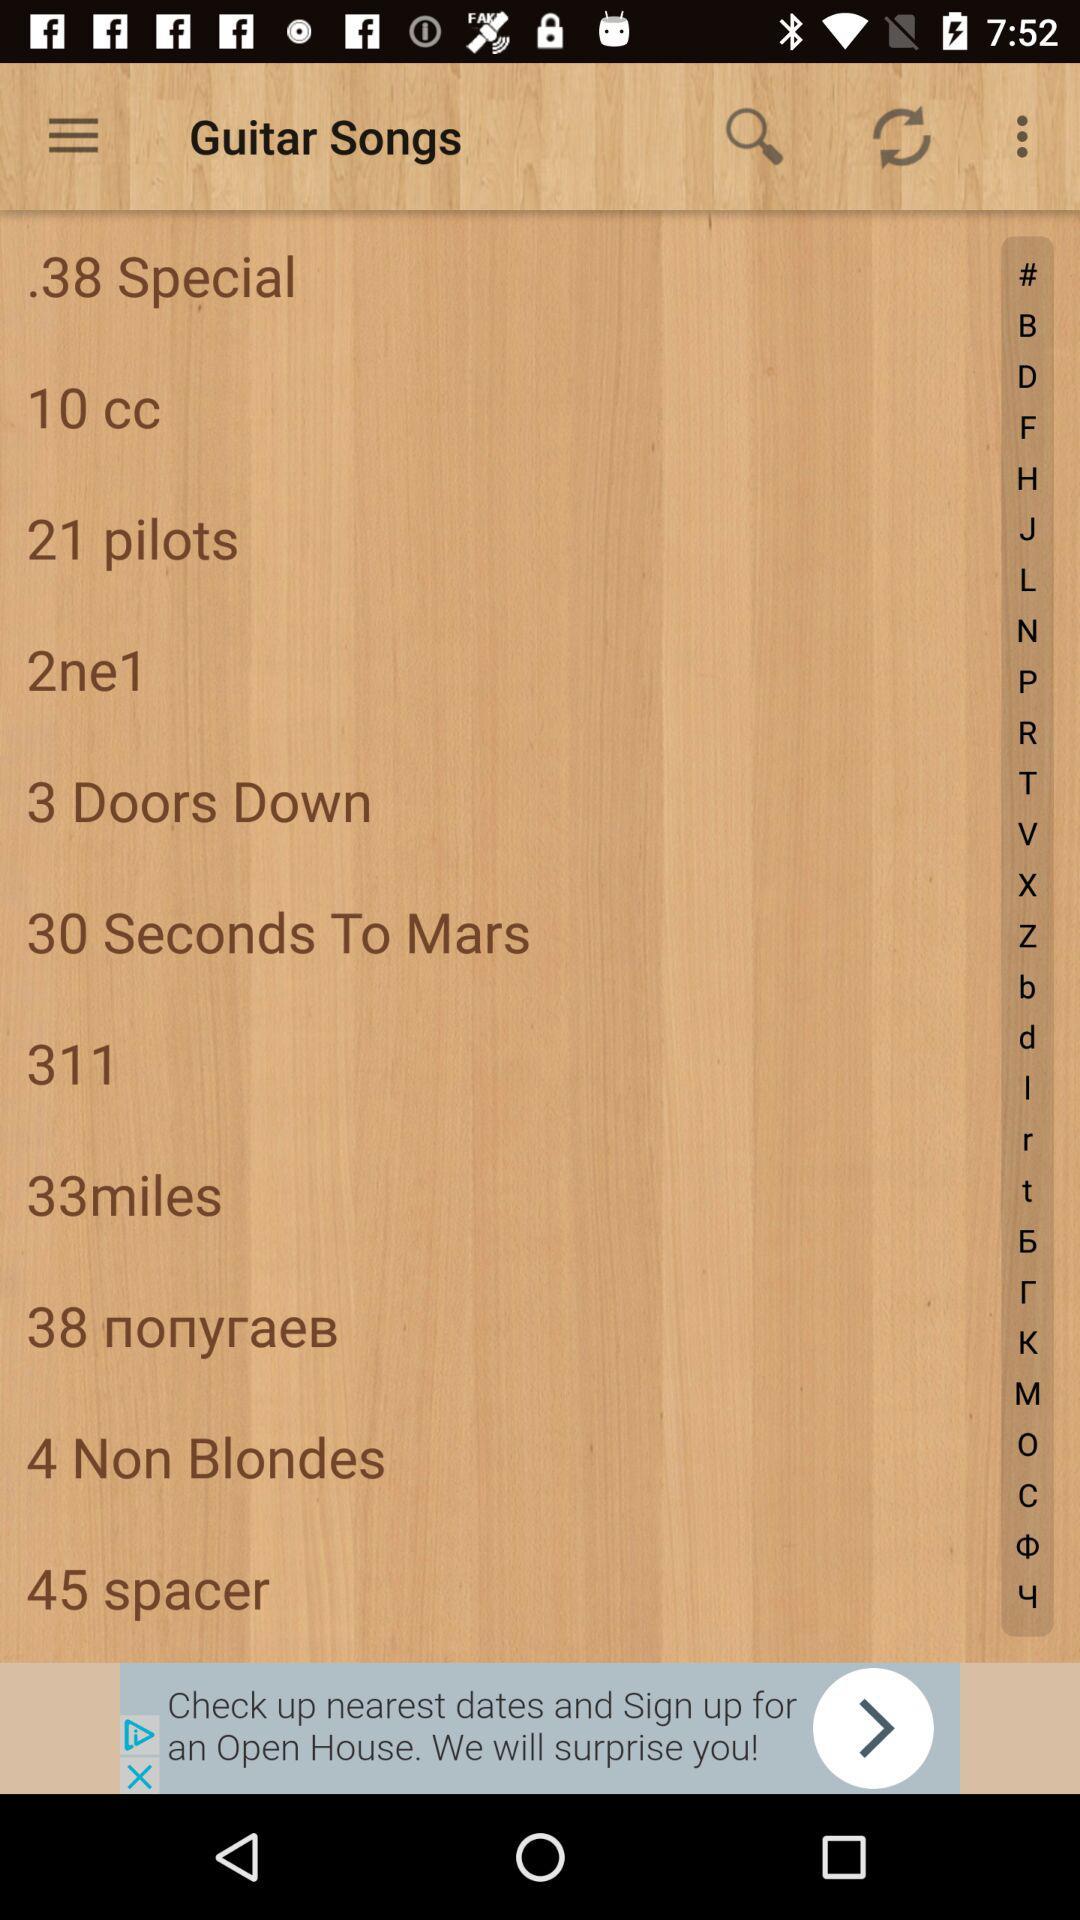  Describe the element at coordinates (540, 1727) in the screenshot. I see `share the article` at that location.